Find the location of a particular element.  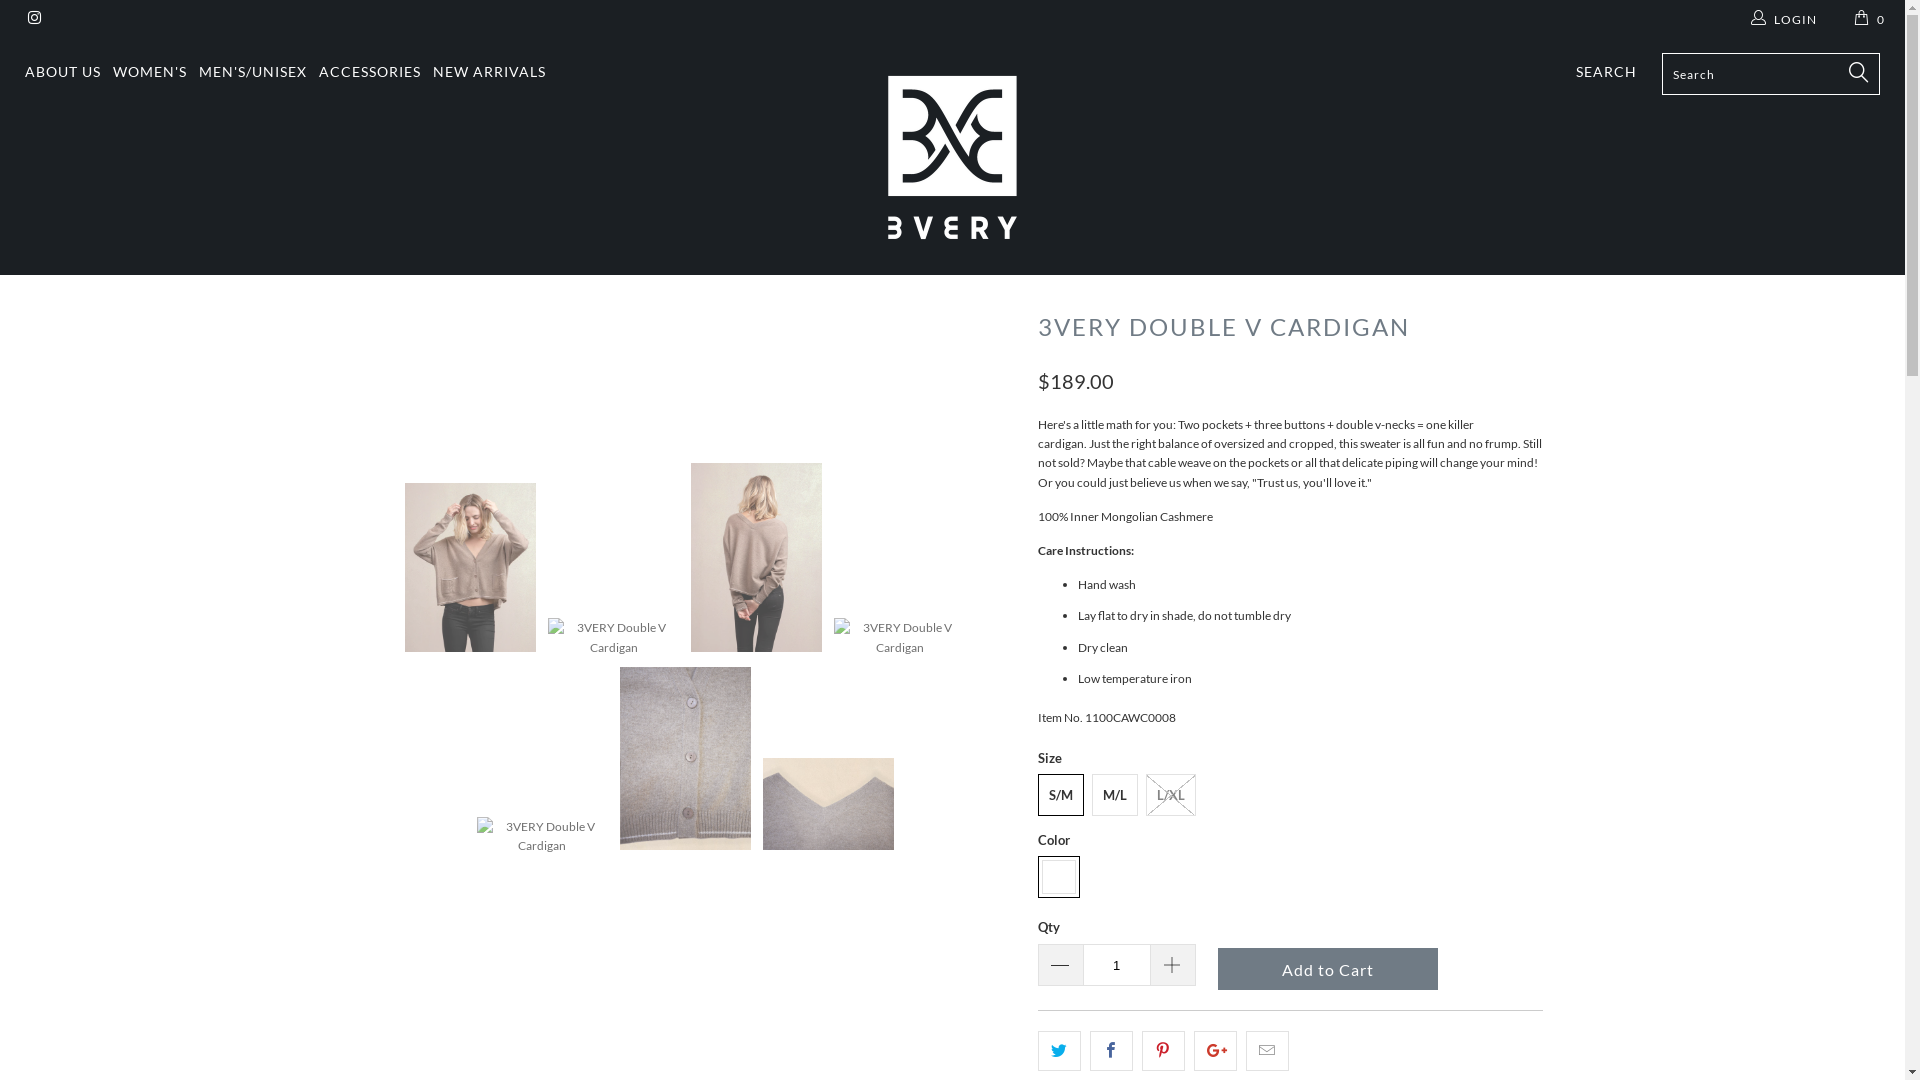

'MEN'S/UNISEX' is located at coordinates (252, 71).